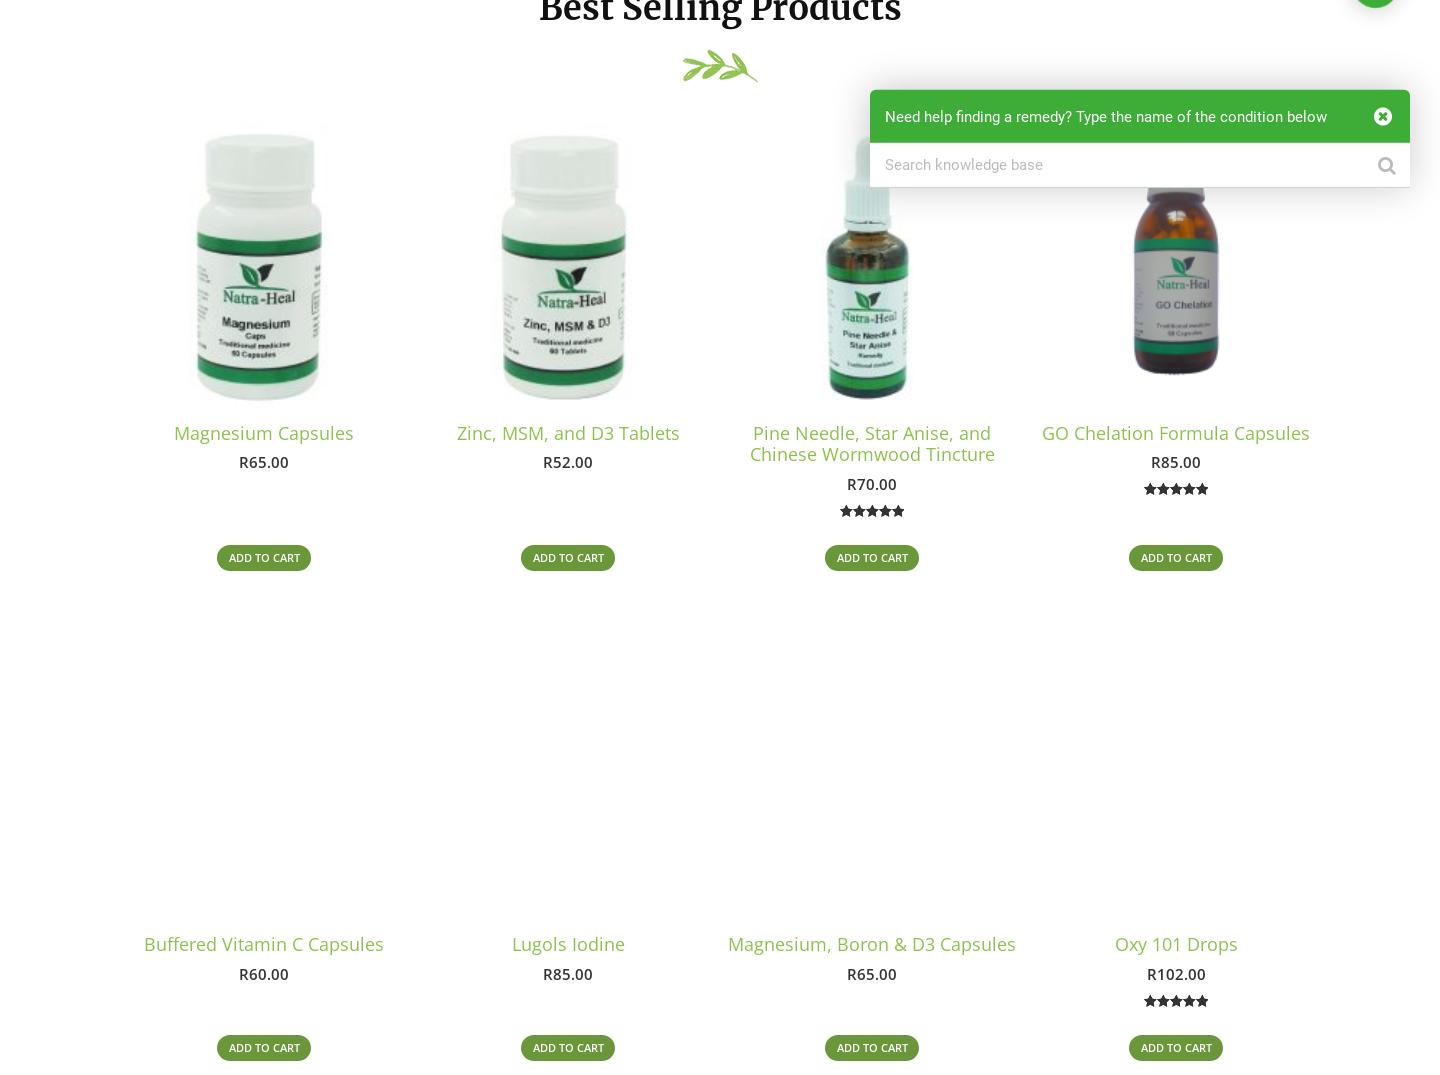 The image size is (1440, 1075). Describe the element at coordinates (1176, 431) in the screenshot. I see `'GO Chelation Formula Capsules'` at that location.